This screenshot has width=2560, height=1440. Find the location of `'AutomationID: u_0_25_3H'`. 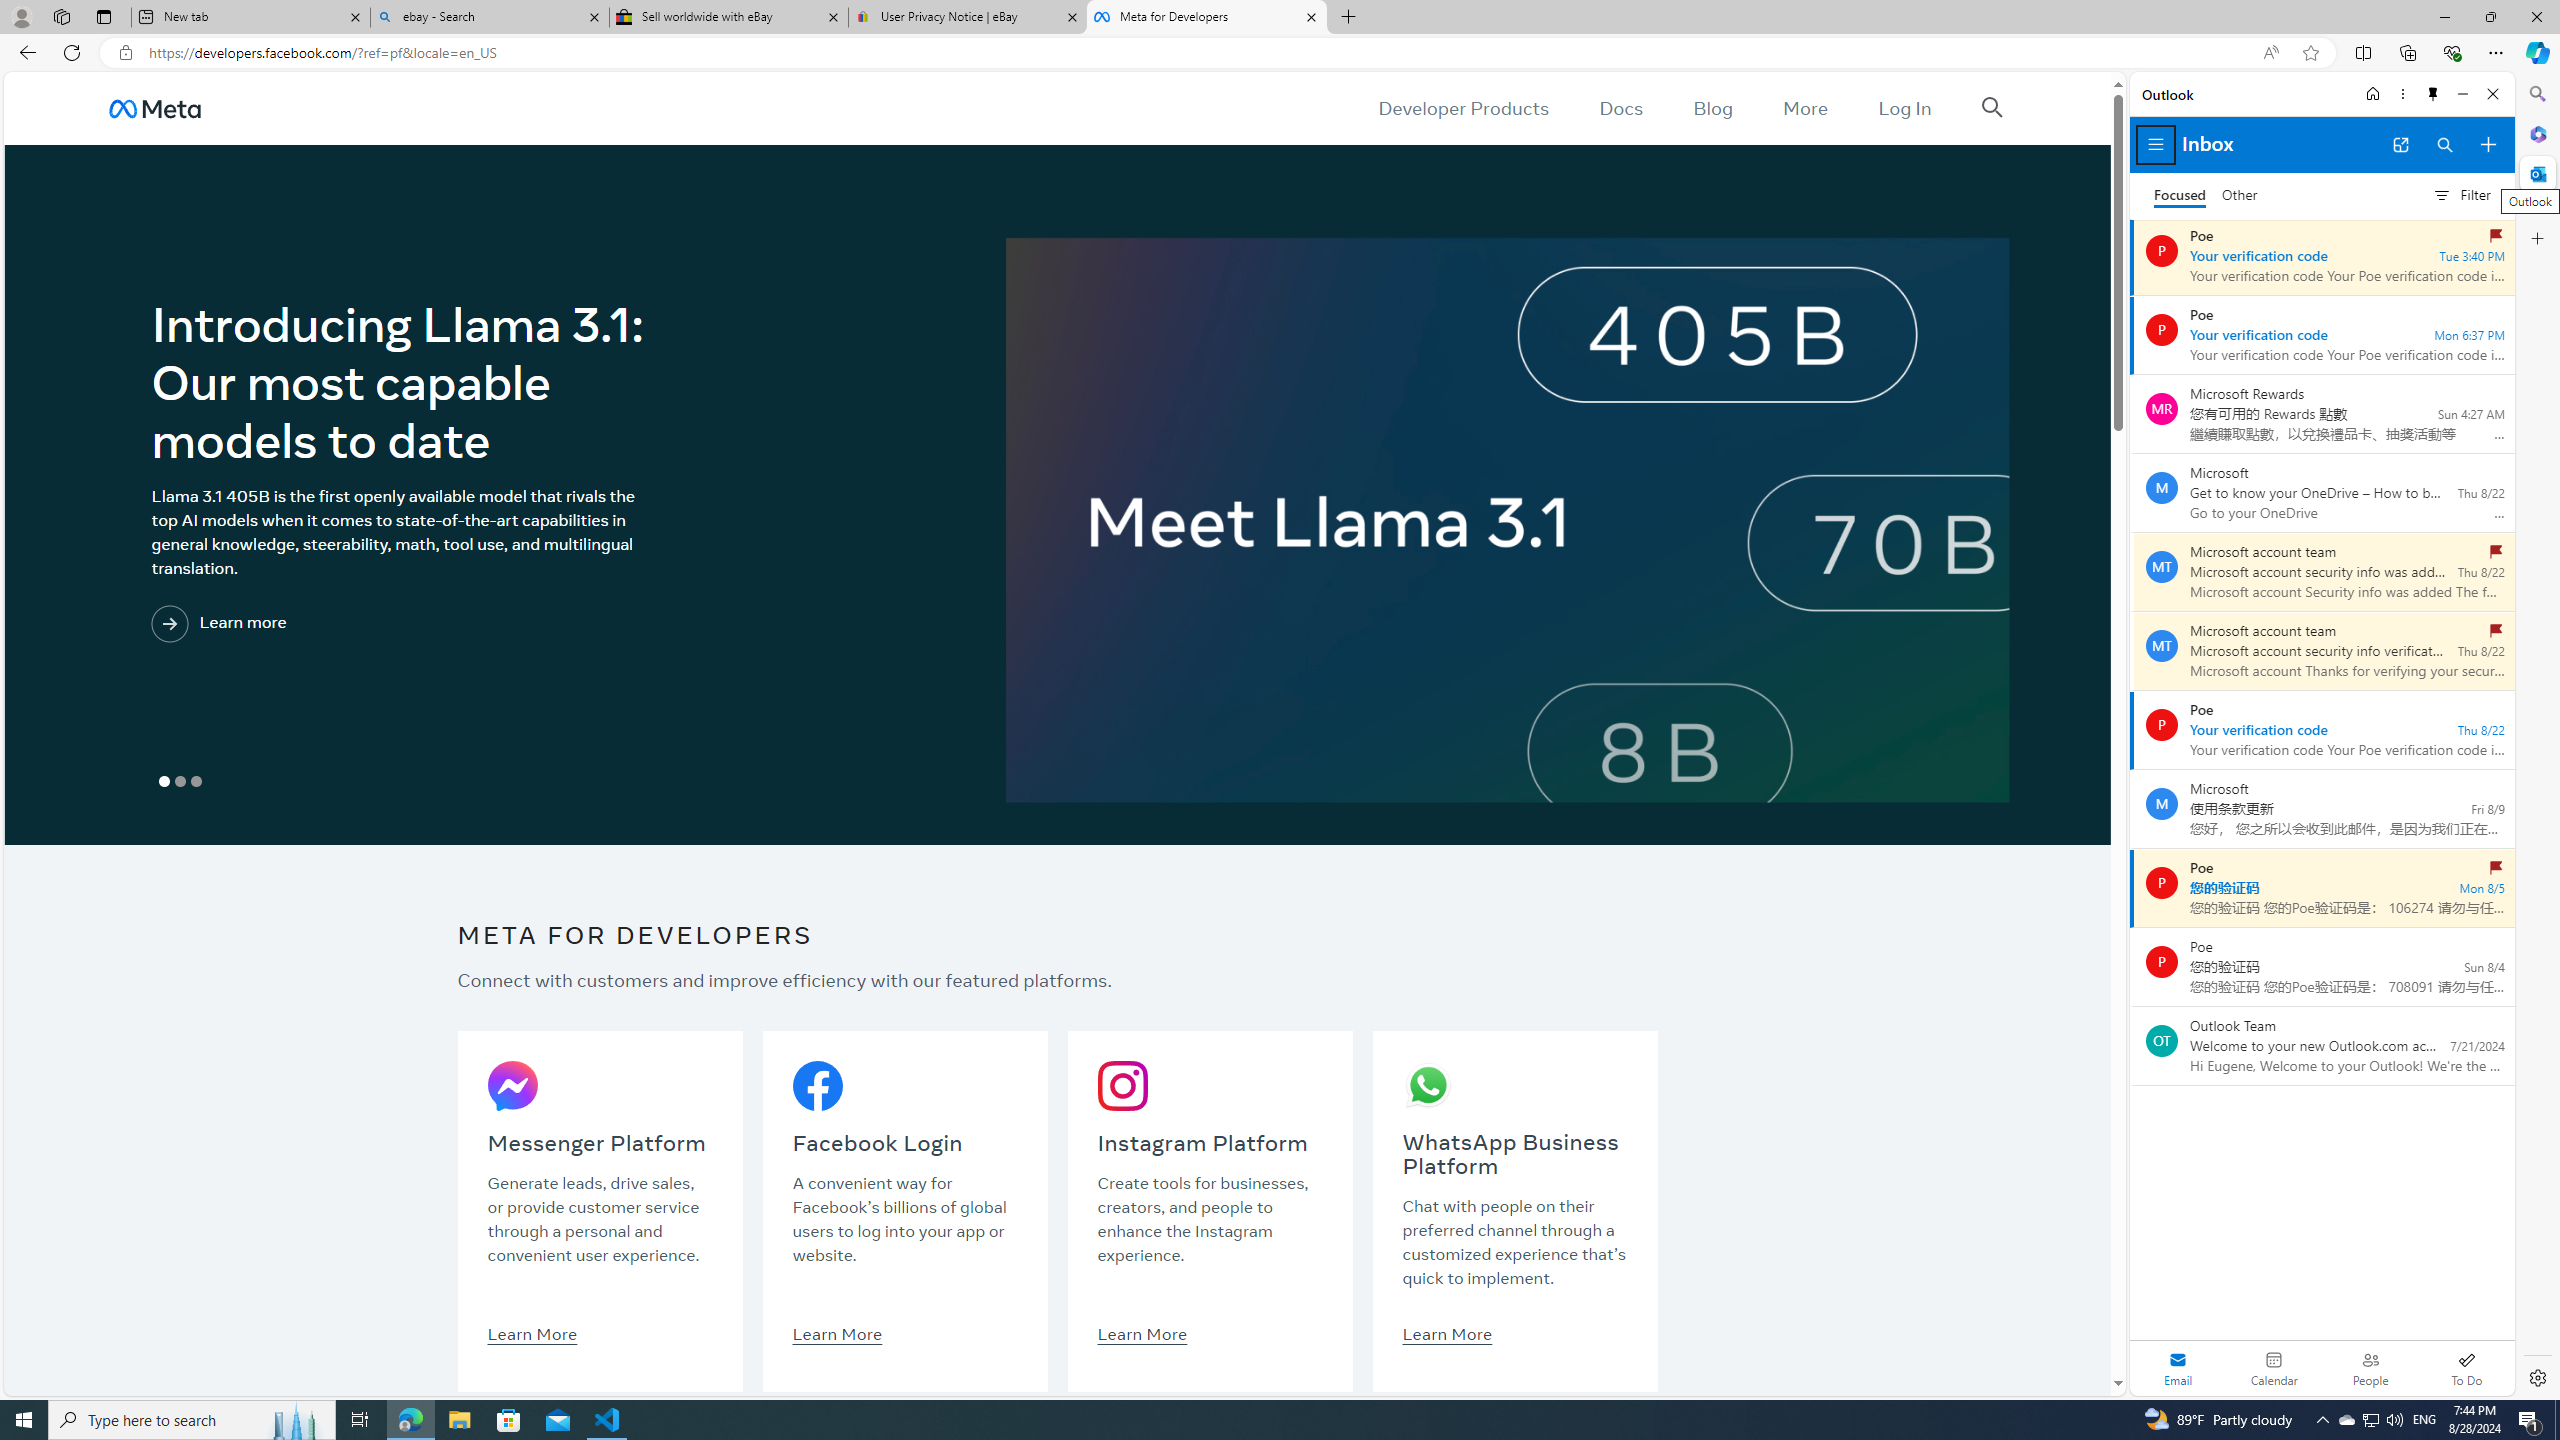

'AutomationID: u_0_25_3H' is located at coordinates (155, 107).